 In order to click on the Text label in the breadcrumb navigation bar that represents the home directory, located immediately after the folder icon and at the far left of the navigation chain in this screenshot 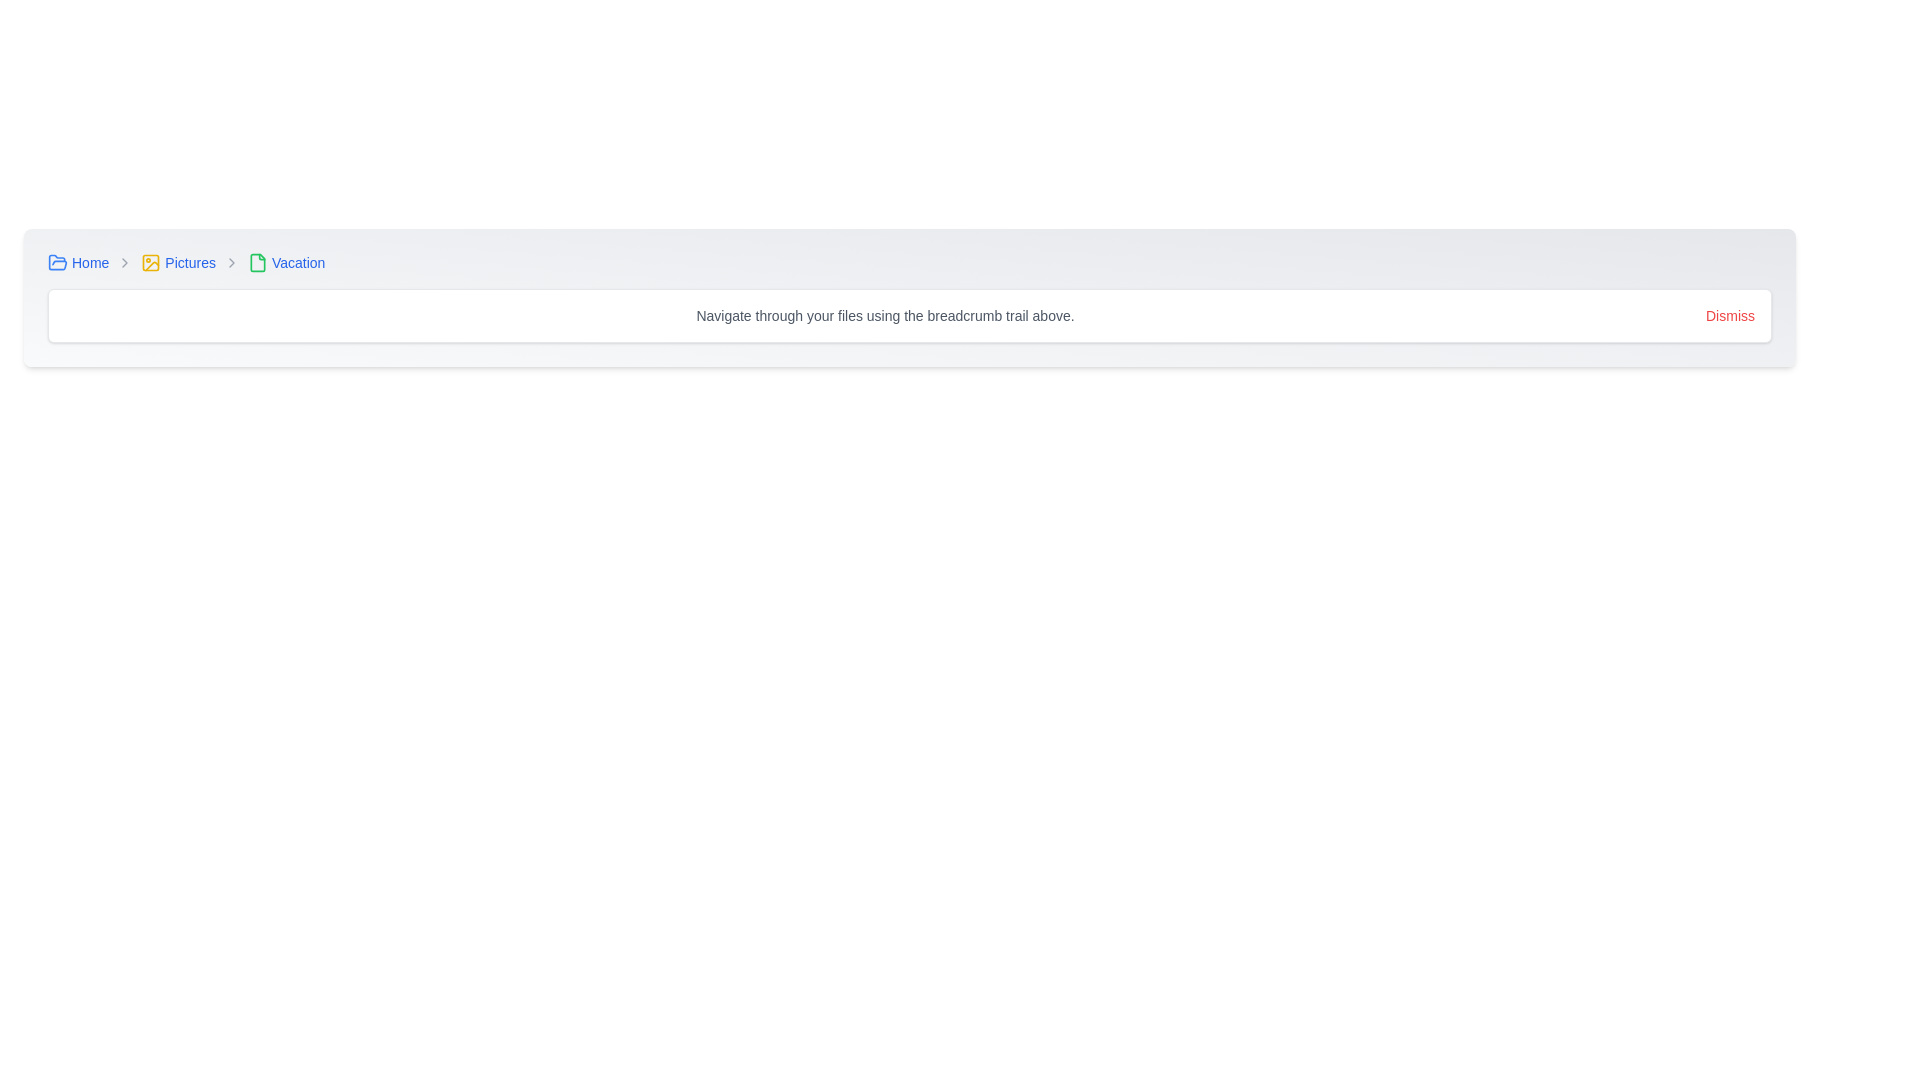, I will do `click(89, 261)`.